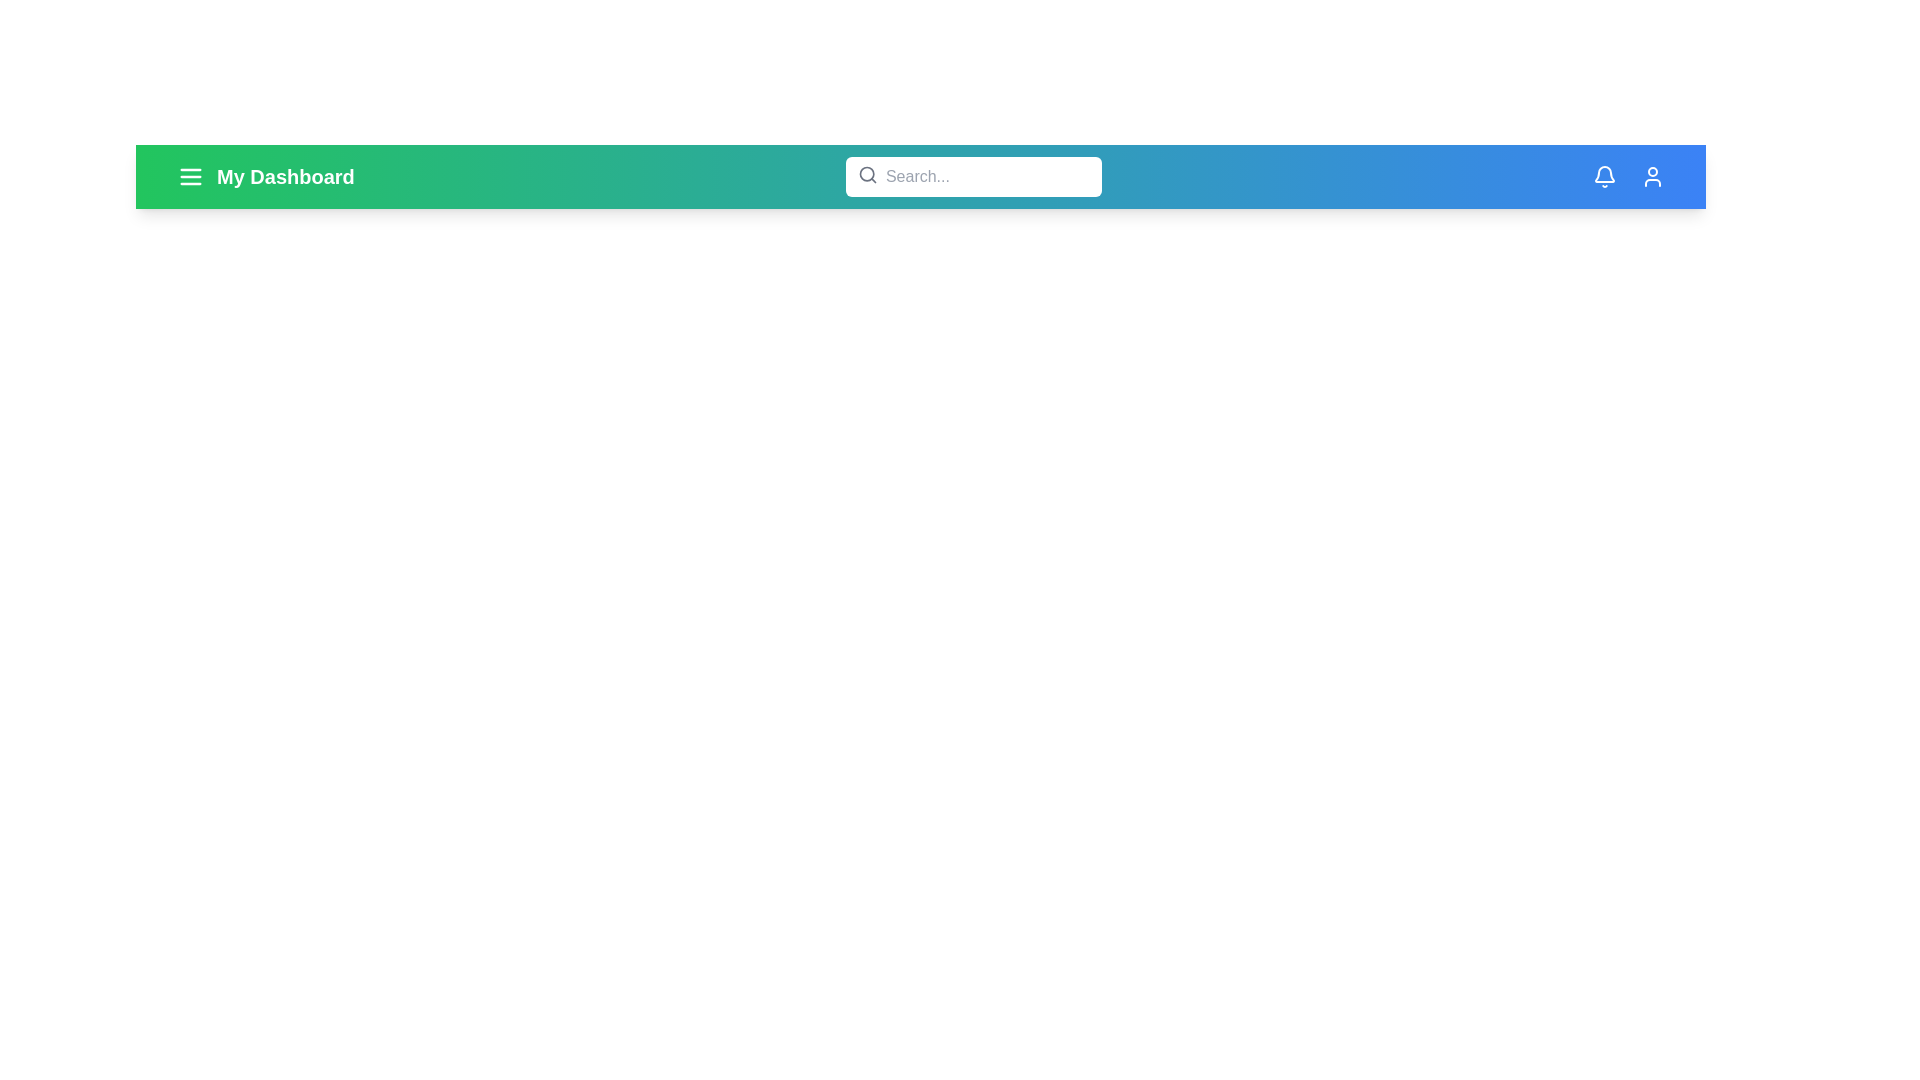 This screenshot has width=1920, height=1080. What do you see at coordinates (1652, 176) in the screenshot?
I see `the user icon to open the user profile` at bounding box center [1652, 176].